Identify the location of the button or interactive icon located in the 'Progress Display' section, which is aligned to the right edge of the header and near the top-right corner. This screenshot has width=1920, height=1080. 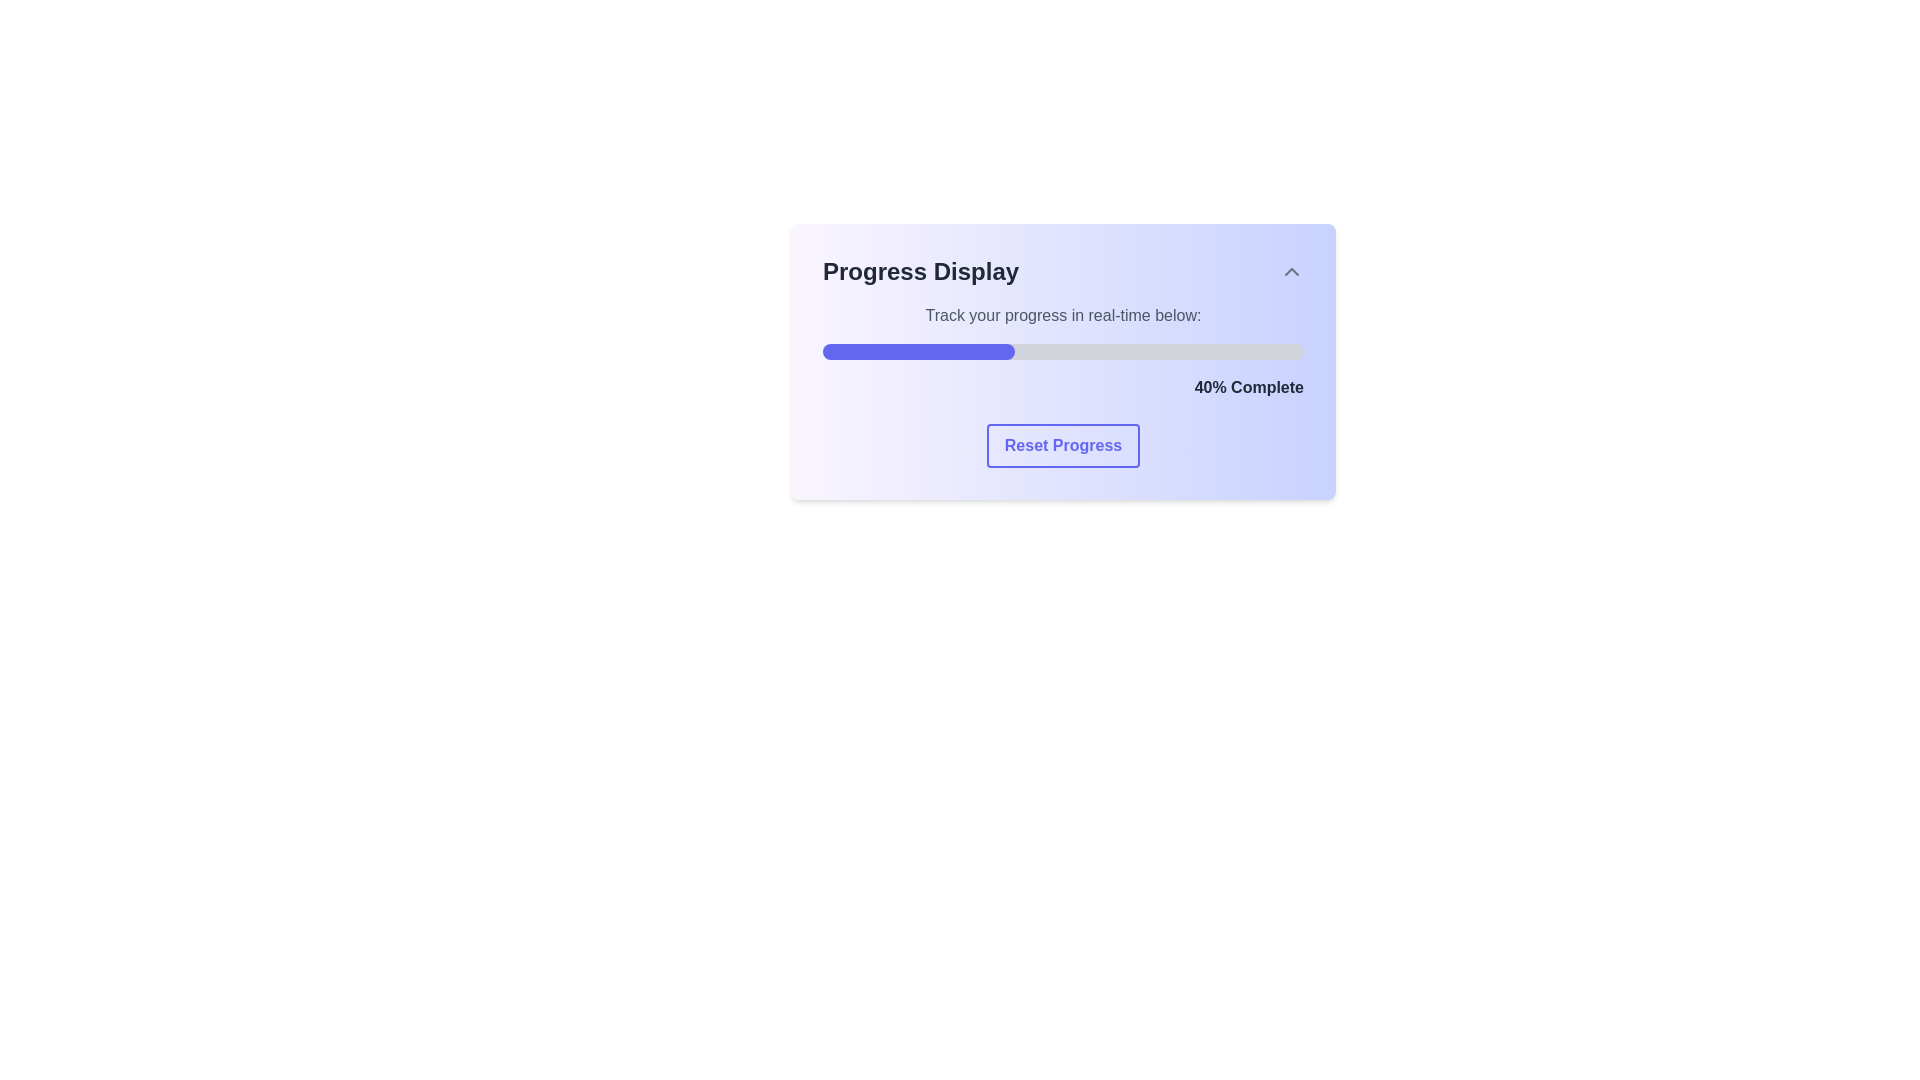
(1291, 272).